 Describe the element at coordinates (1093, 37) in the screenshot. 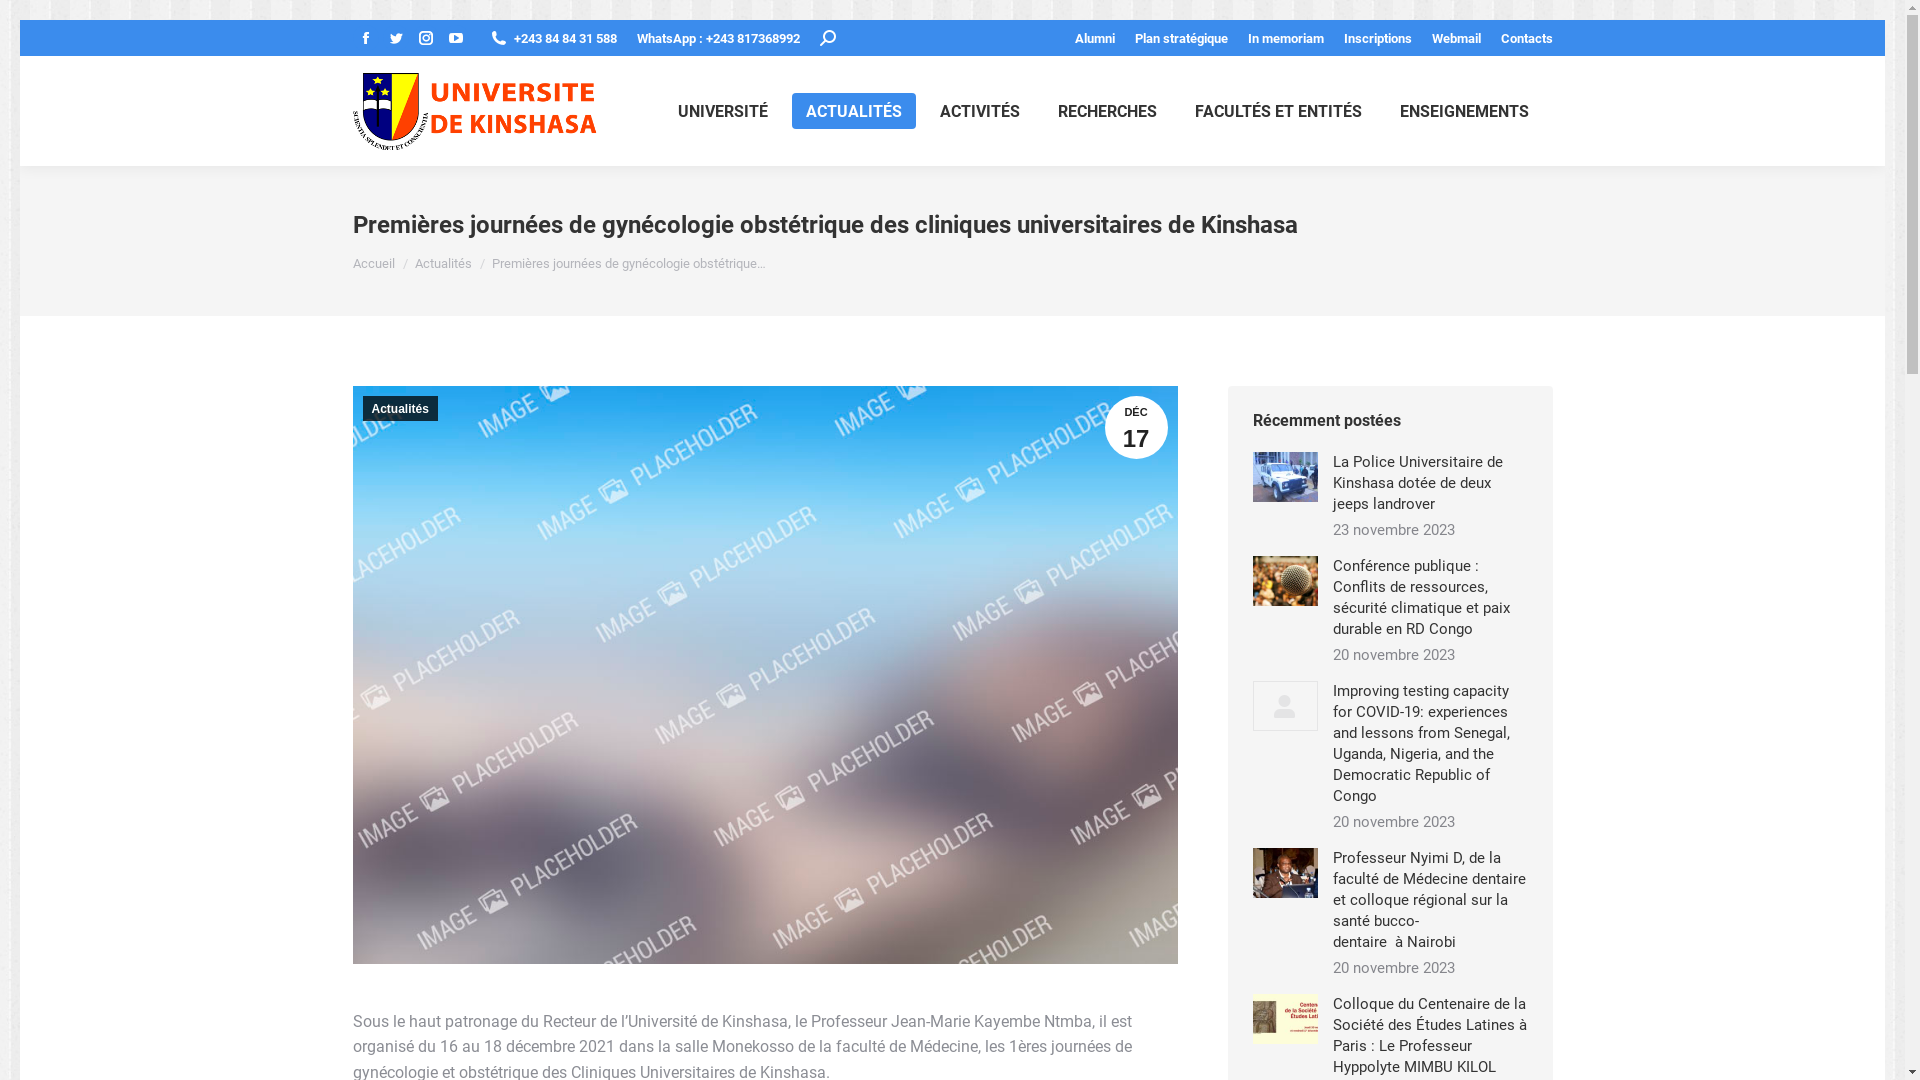

I see `'Alumni'` at that location.